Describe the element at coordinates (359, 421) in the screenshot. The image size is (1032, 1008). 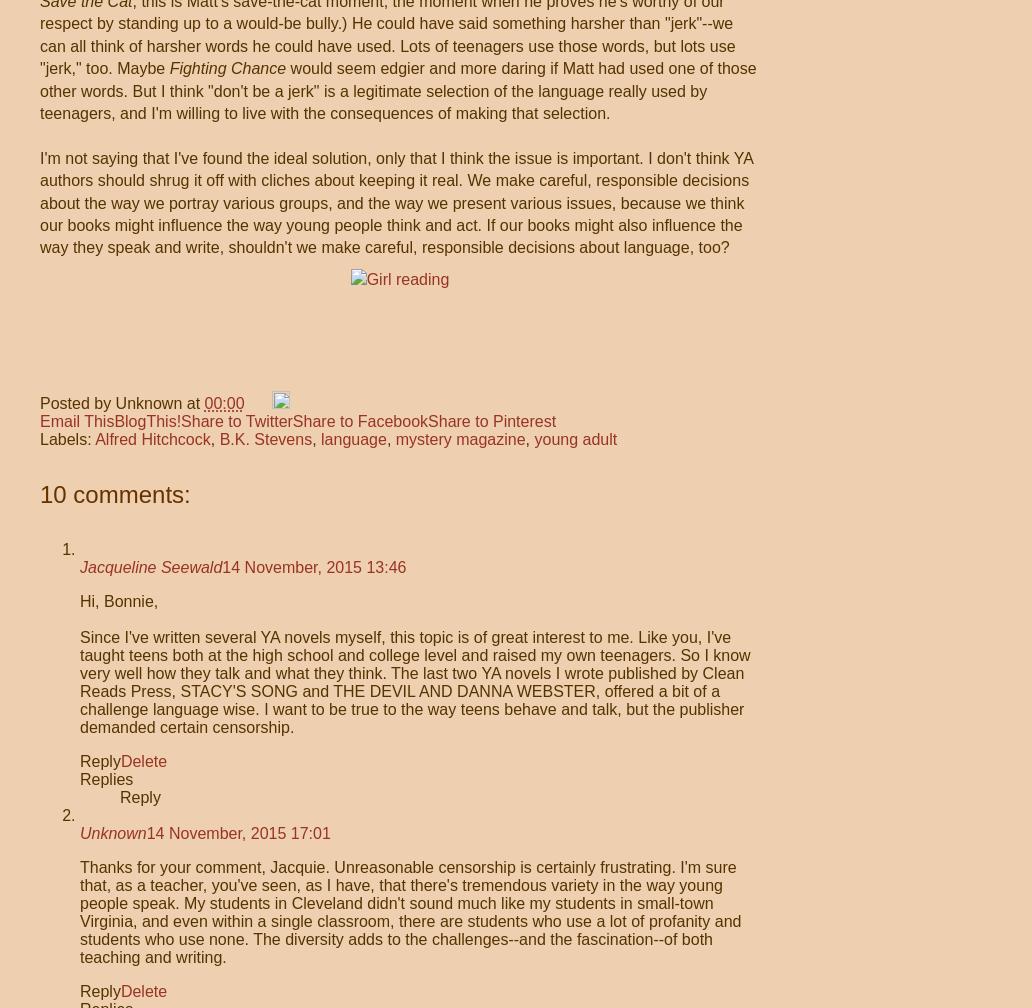
I see `'Share to Facebook'` at that location.